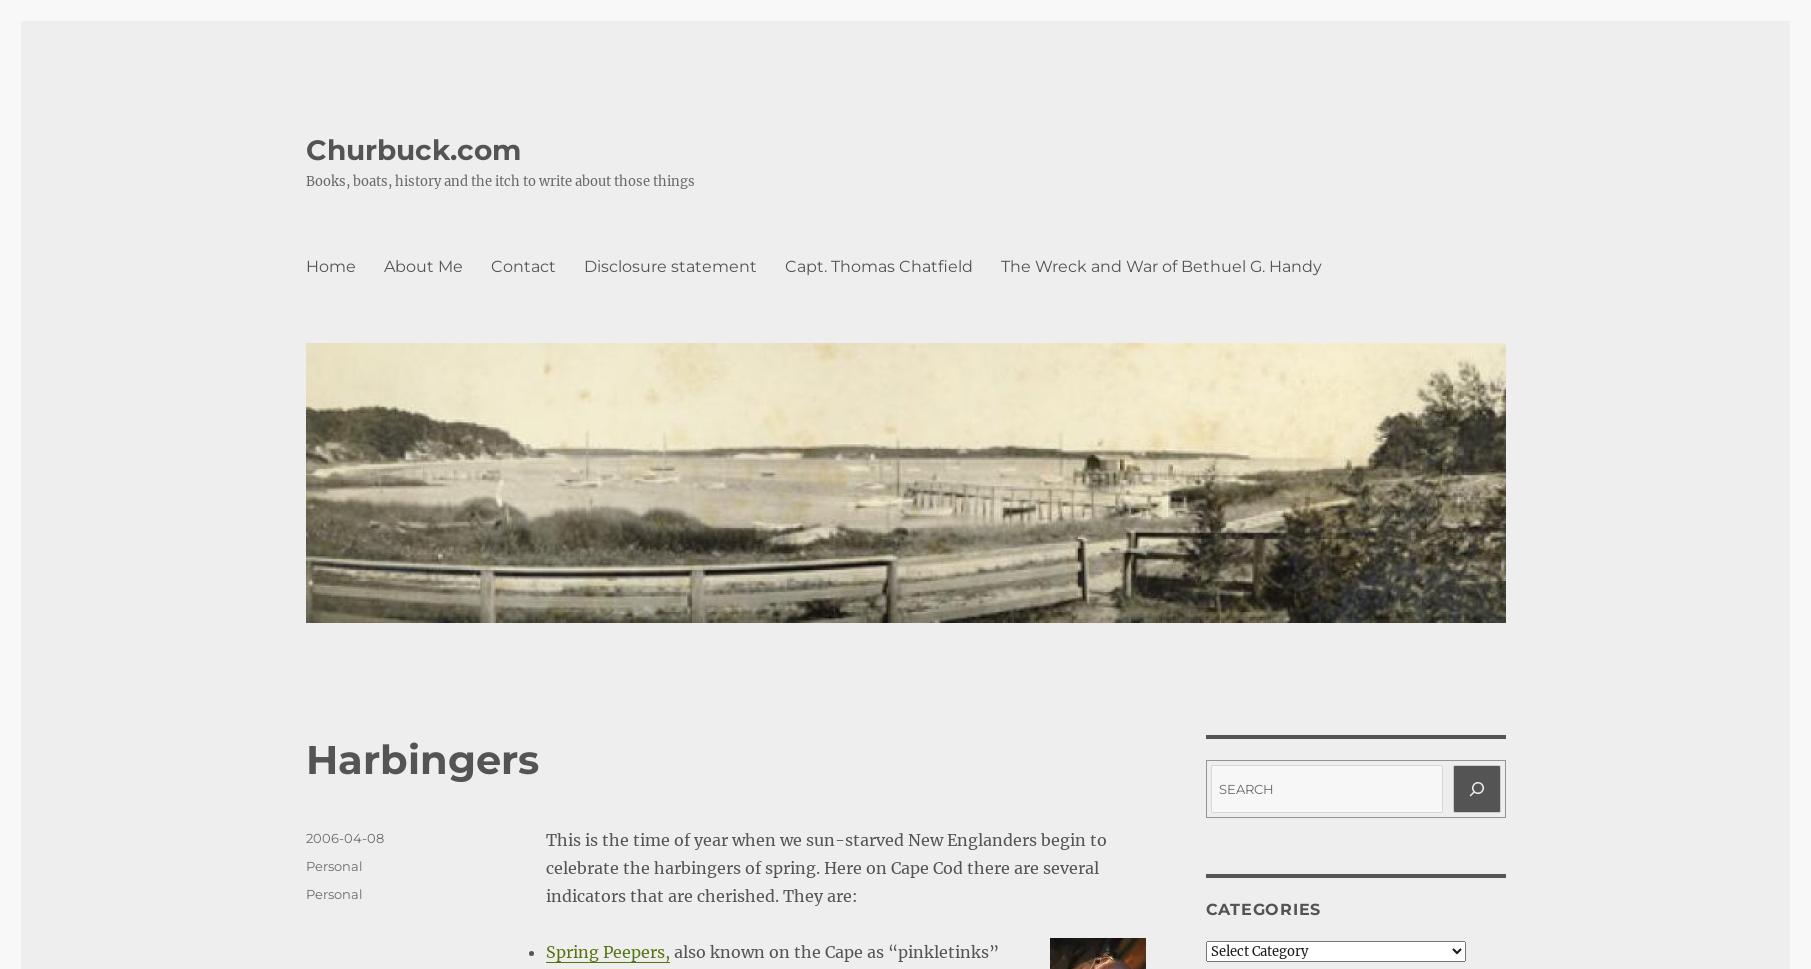  I want to click on 'Oldest', so click(1295, 131).